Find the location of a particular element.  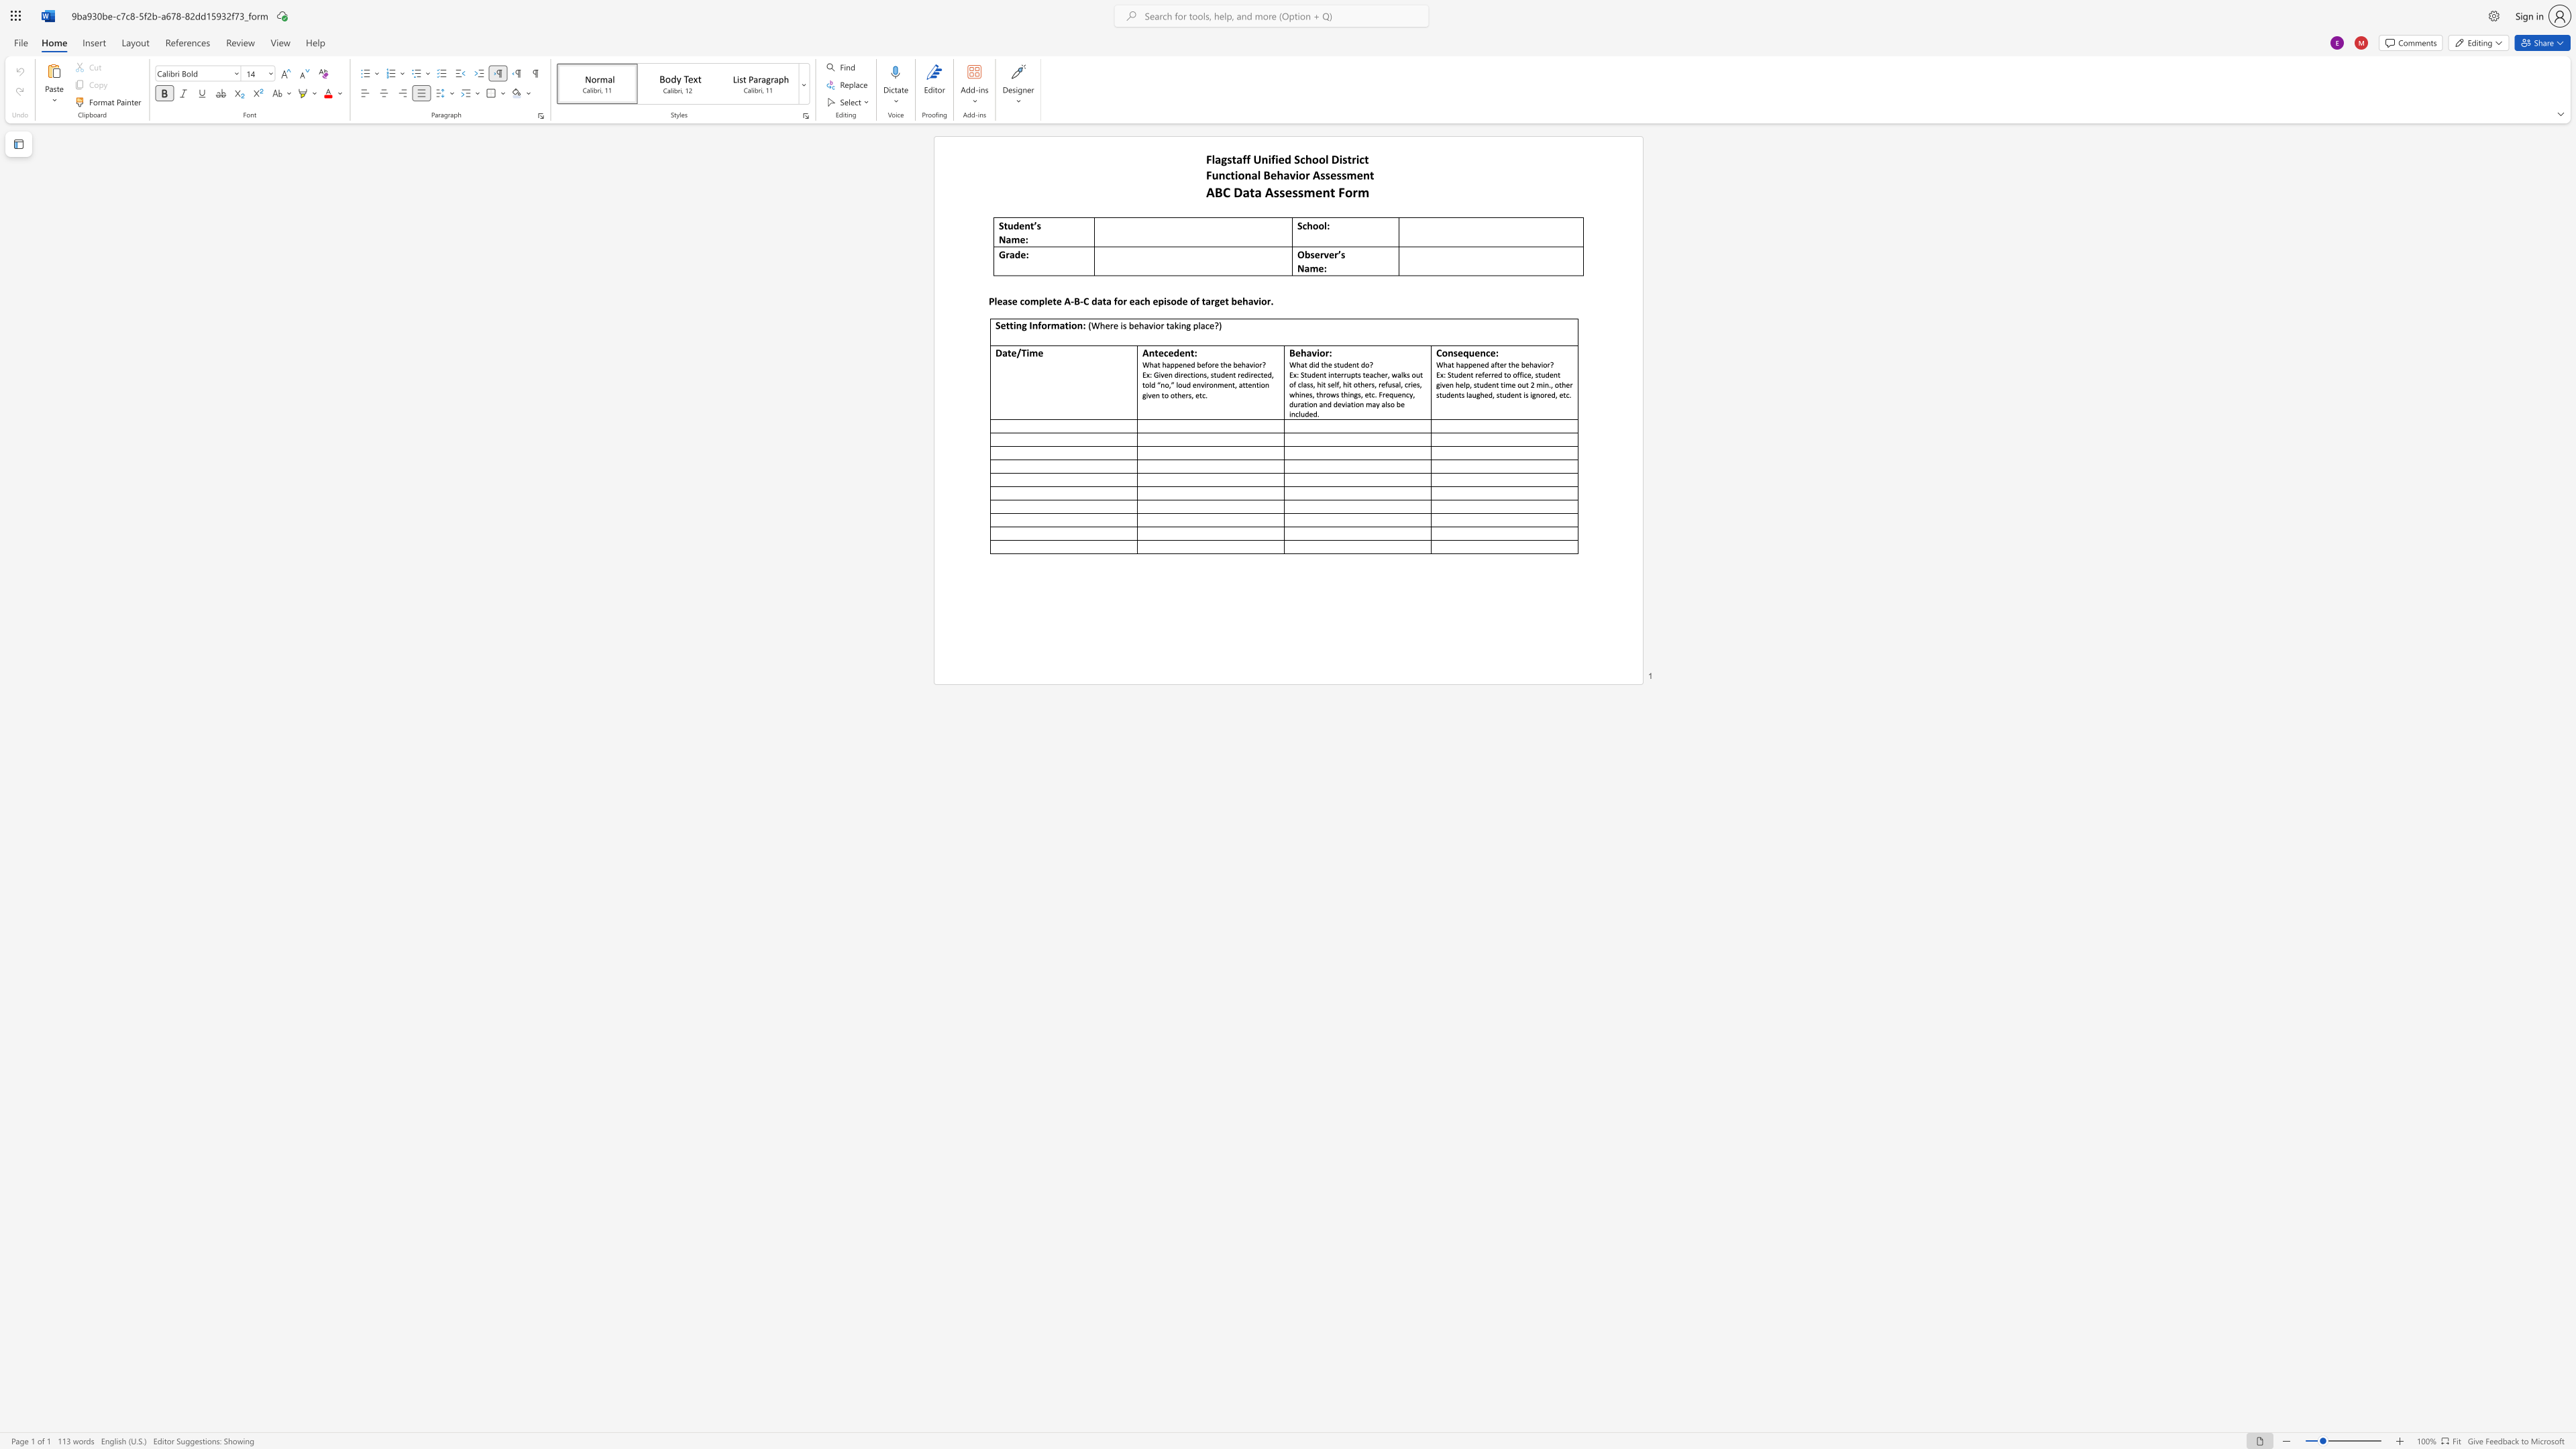

the subset text "he studen" within the text "What did the student do?" is located at coordinates (1323, 364).